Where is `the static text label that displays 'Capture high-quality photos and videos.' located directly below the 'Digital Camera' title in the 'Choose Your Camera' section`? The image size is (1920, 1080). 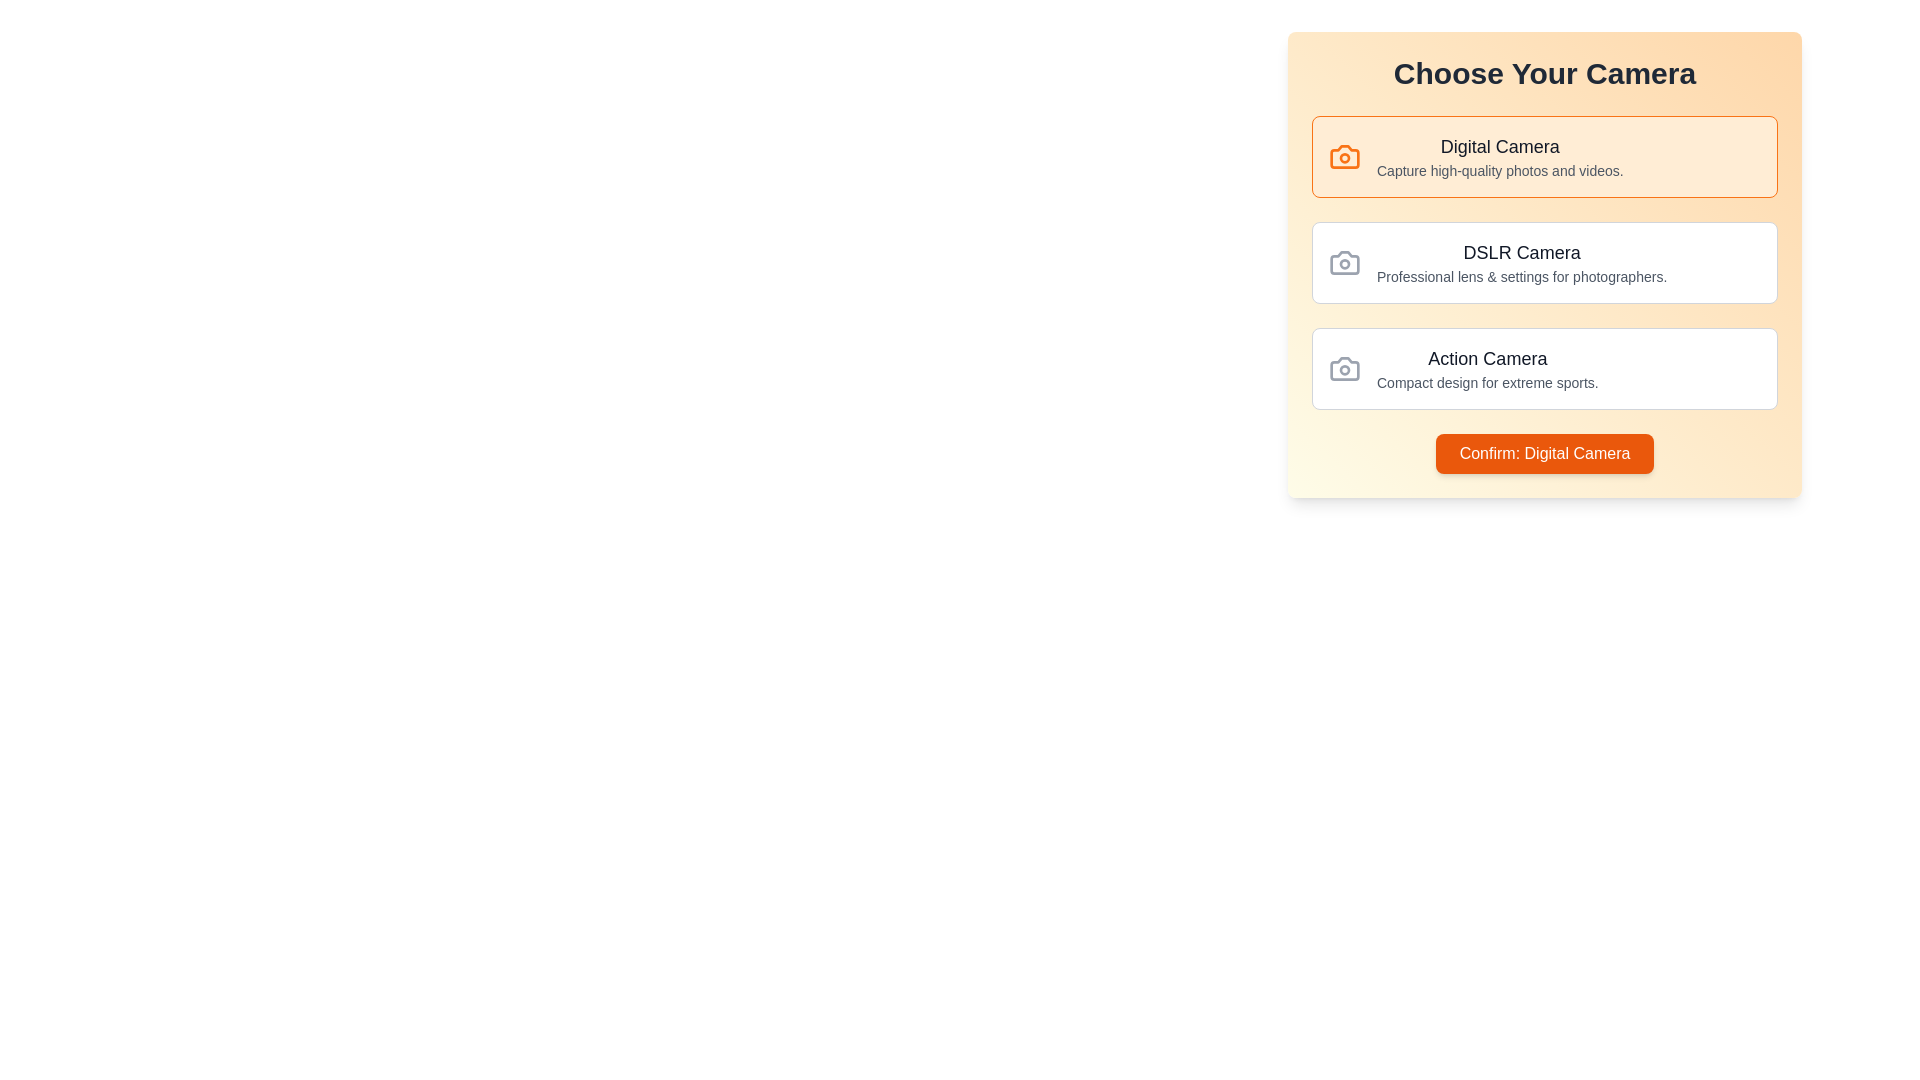
the static text label that displays 'Capture high-quality photos and videos.' located directly below the 'Digital Camera' title in the 'Choose Your Camera' section is located at coordinates (1500, 169).